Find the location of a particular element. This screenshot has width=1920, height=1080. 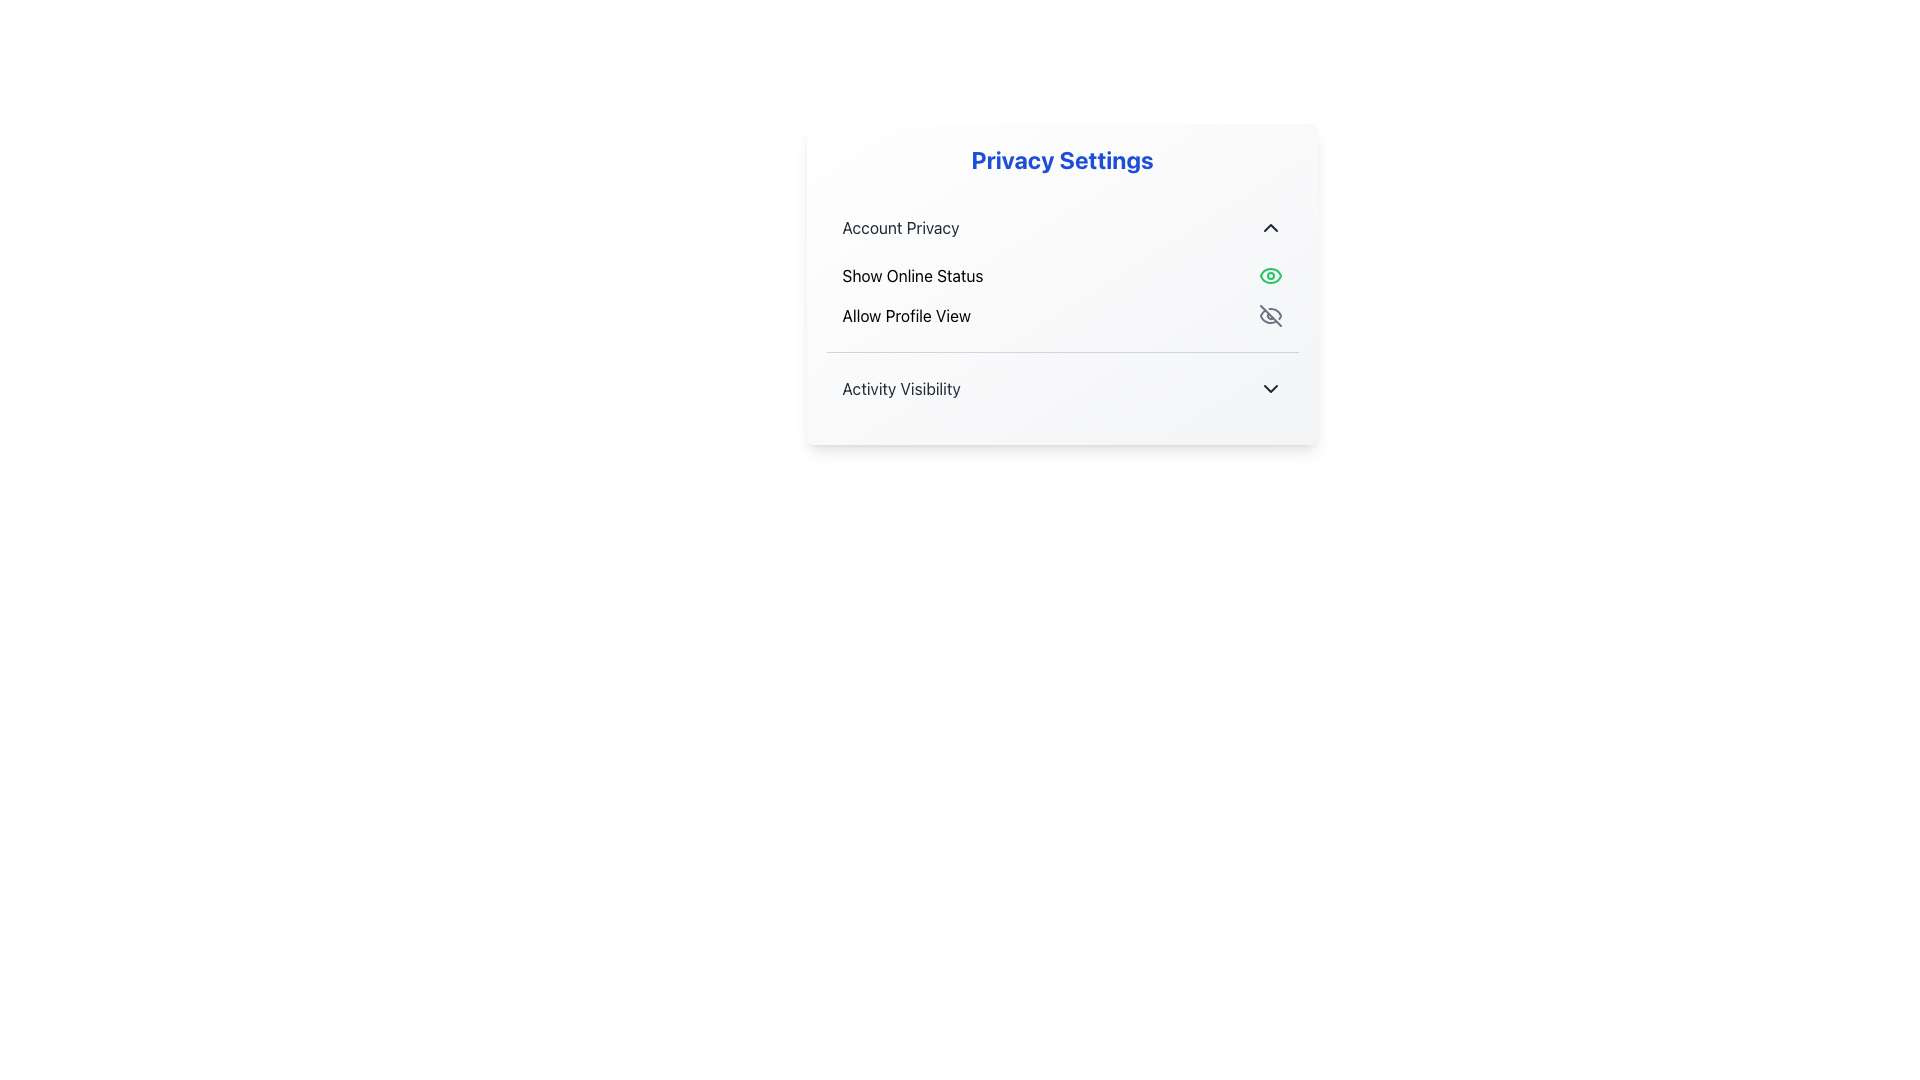

the toggle icon for 'Activity Visibility' located to the far-right of the text, which expands is located at coordinates (1269, 389).